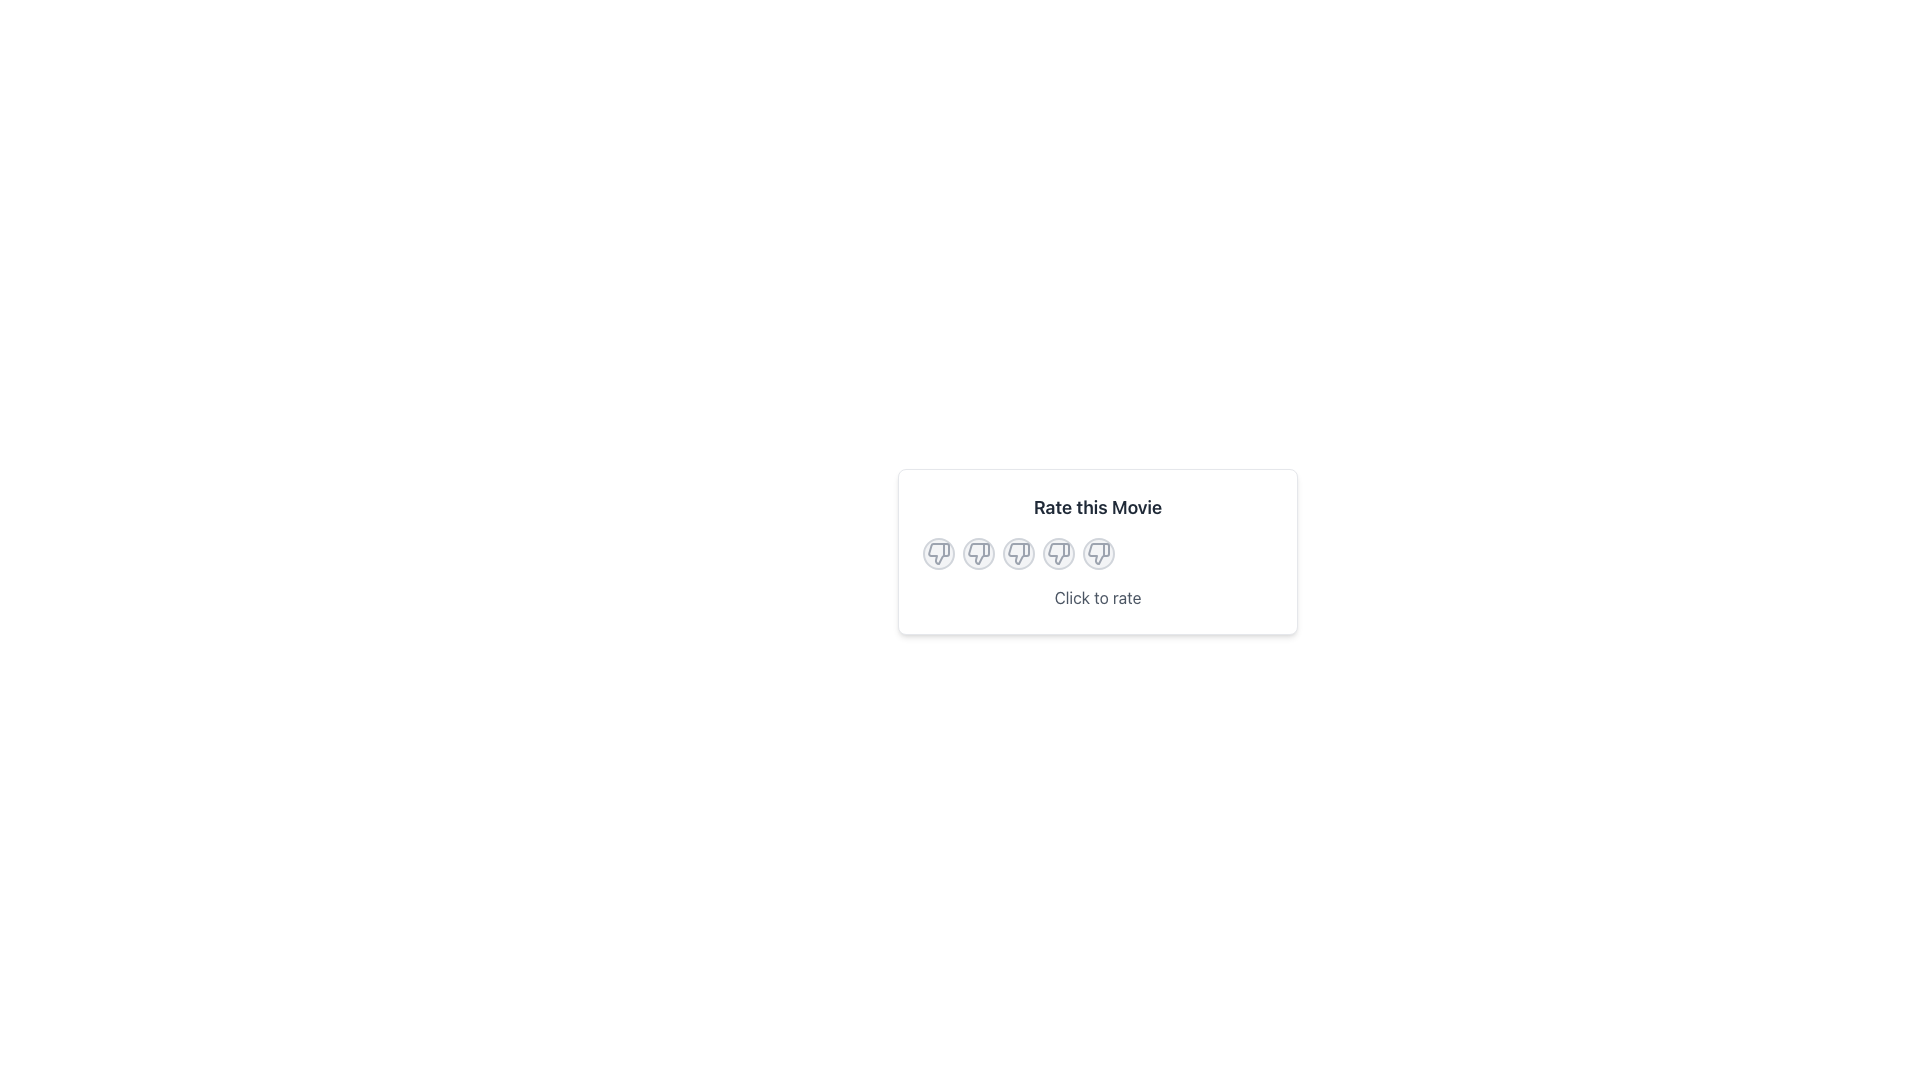 This screenshot has height=1080, width=1920. What do you see at coordinates (979, 554) in the screenshot?
I see `the second thumbs-down rating button` at bounding box center [979, 554].